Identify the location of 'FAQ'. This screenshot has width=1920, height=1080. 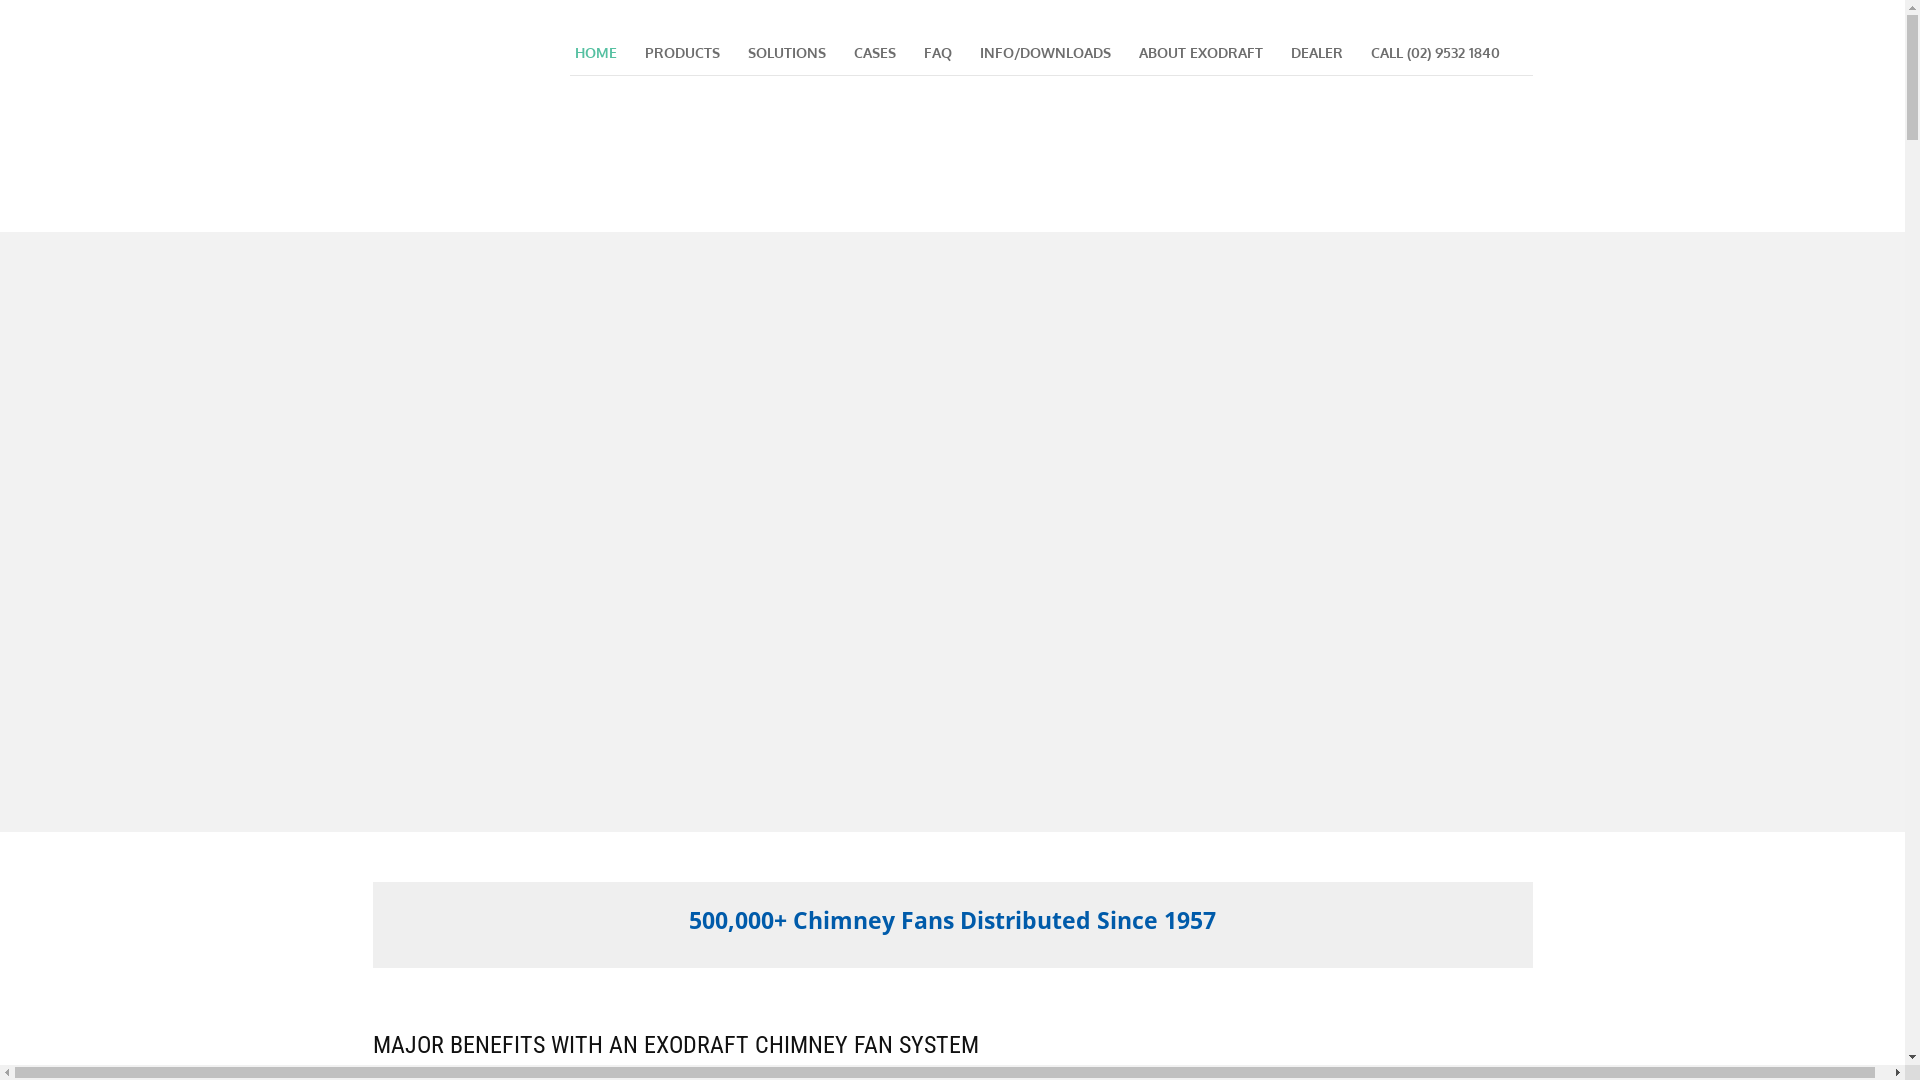
(935, 52).